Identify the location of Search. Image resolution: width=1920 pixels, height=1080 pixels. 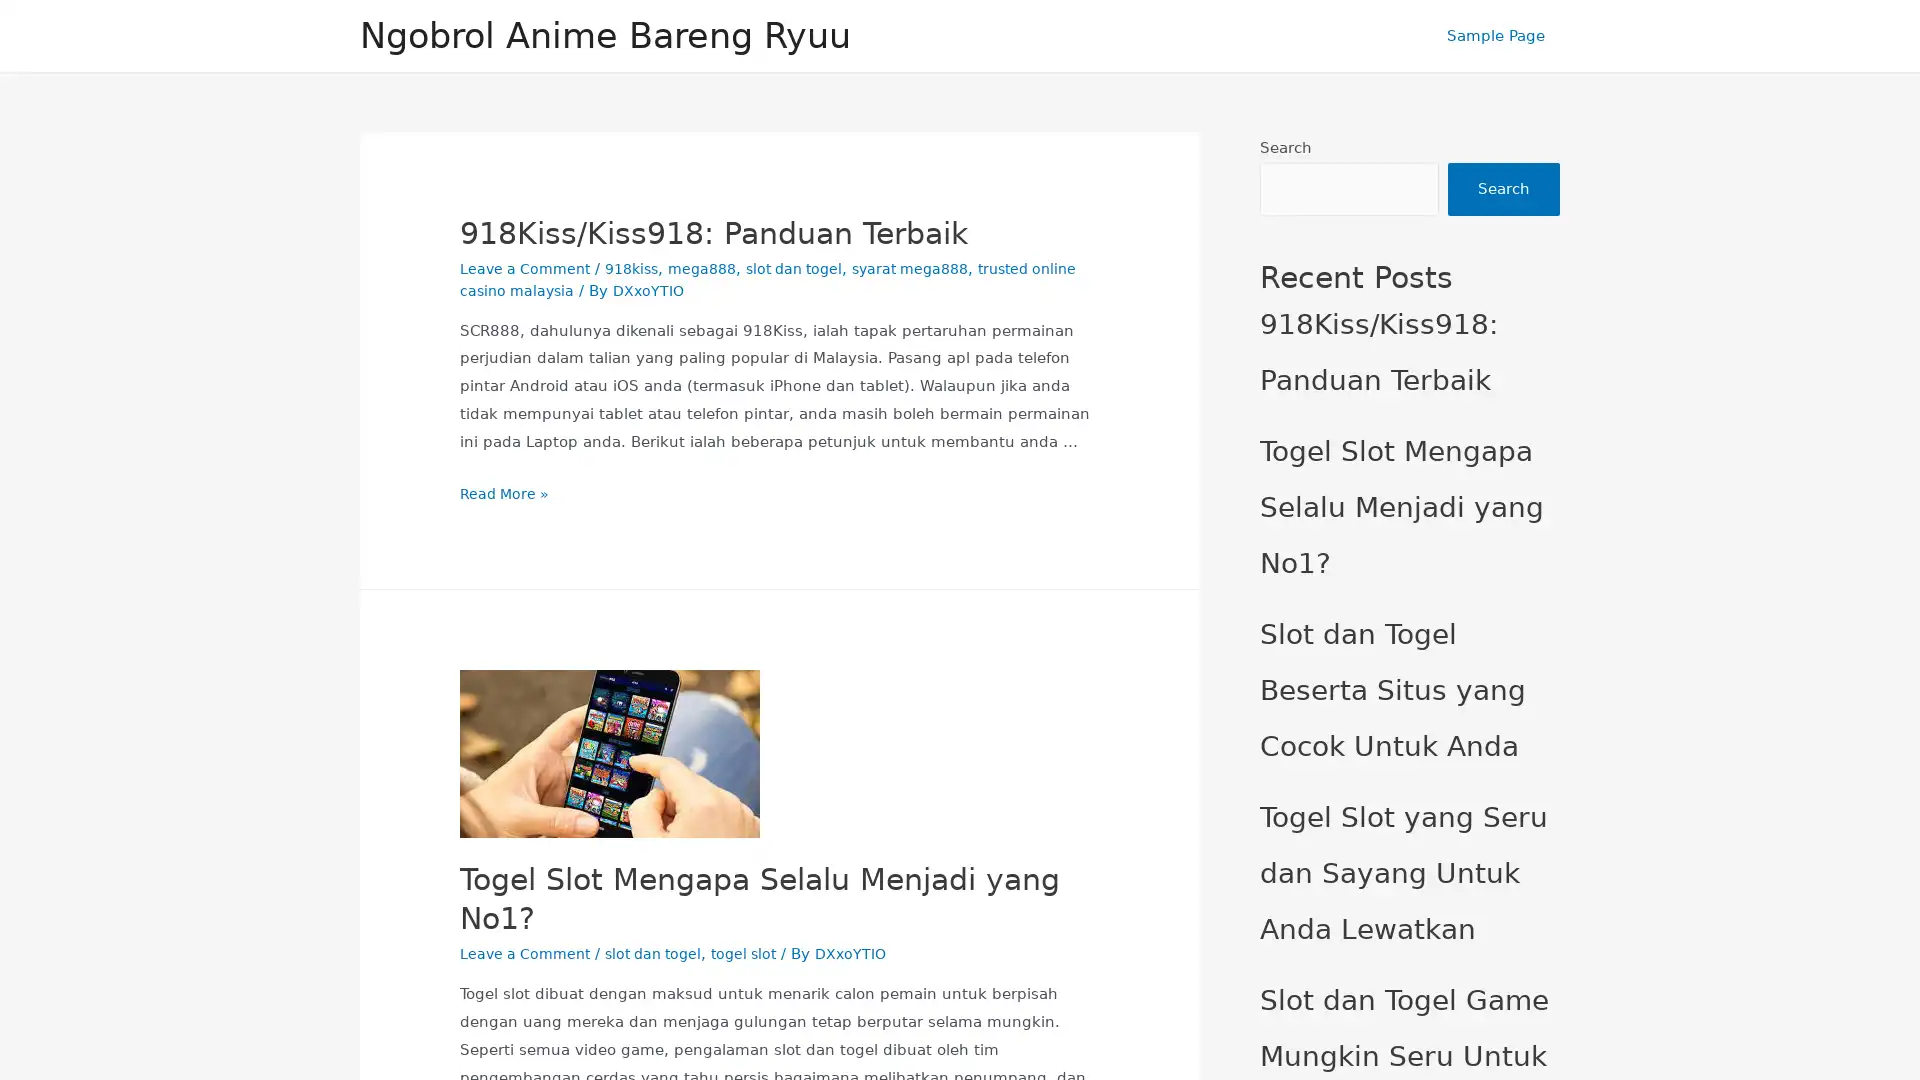
(1503, 189).